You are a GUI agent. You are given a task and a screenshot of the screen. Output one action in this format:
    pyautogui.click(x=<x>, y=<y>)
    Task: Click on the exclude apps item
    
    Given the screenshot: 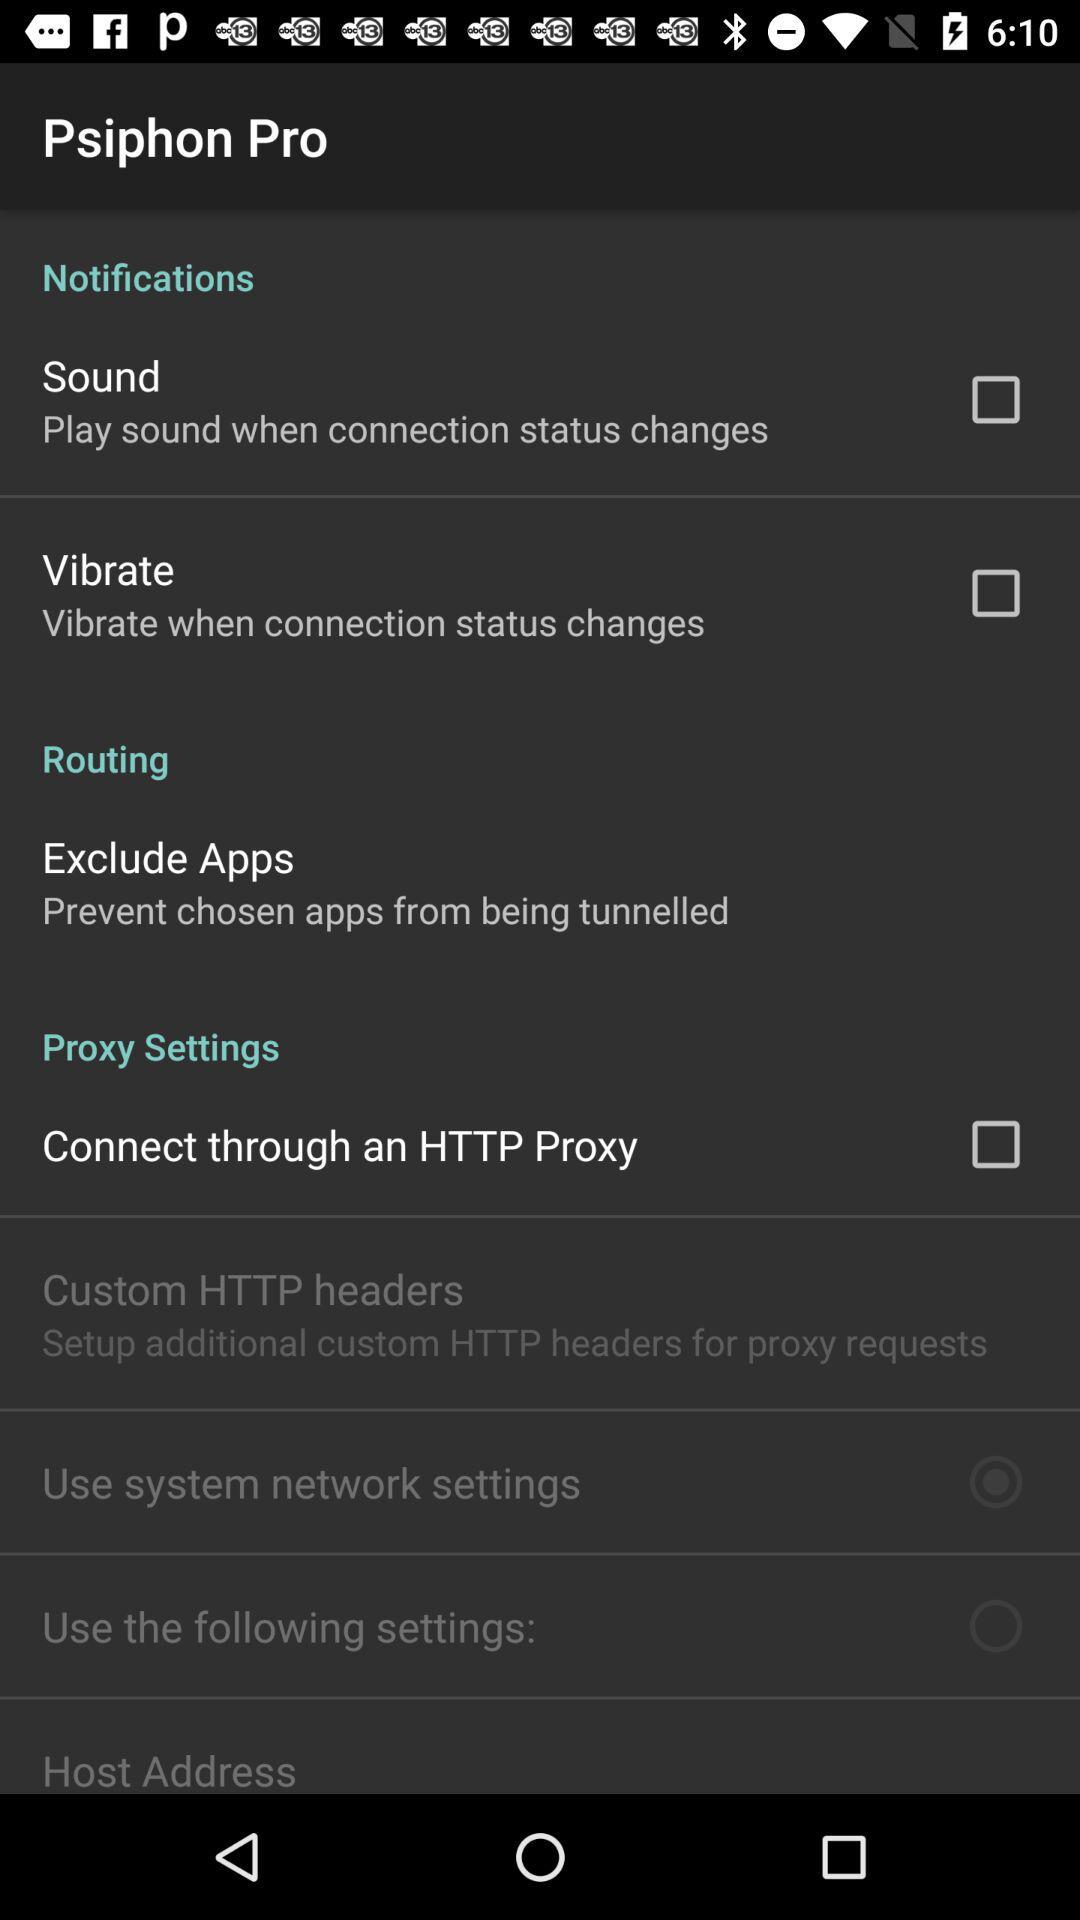 What is the action you would take?
    pyautogui.click(x=167, y=856)
    